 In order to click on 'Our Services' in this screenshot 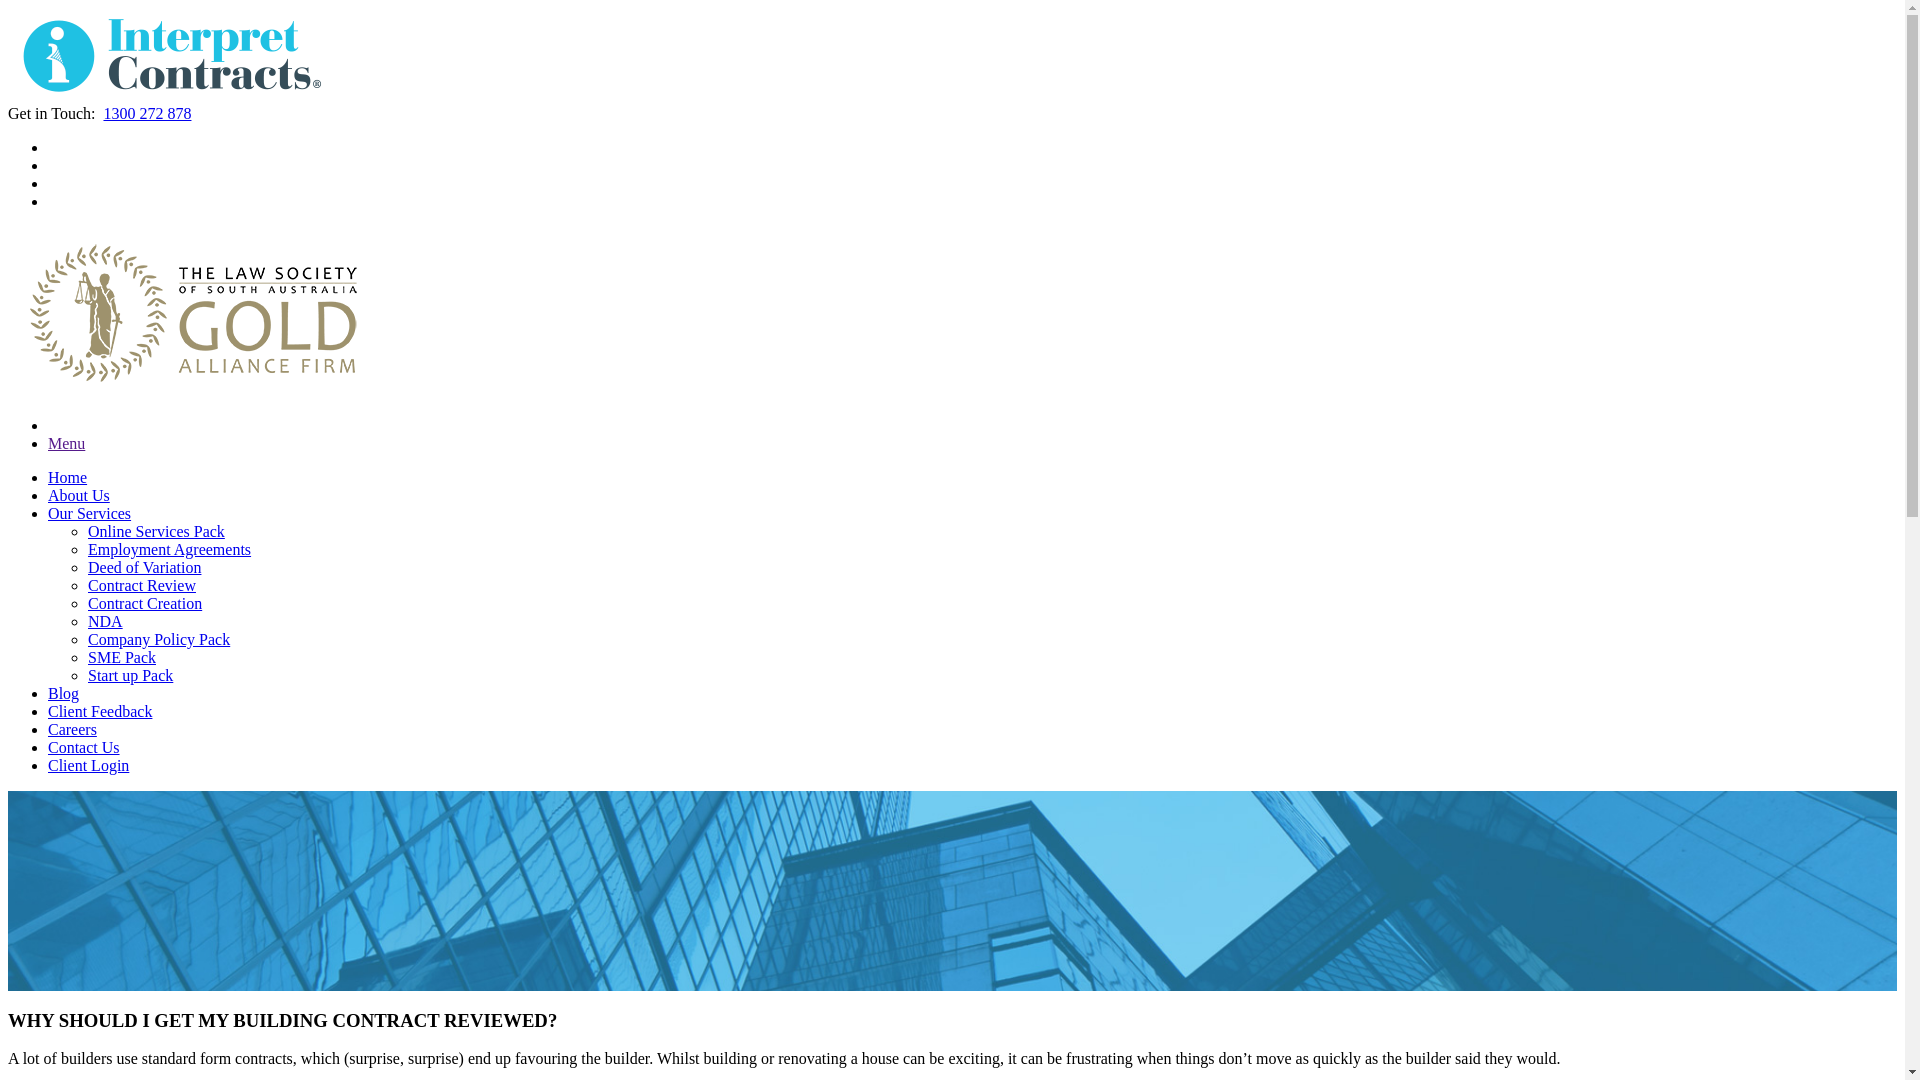, I will do `click(88, 512)`.